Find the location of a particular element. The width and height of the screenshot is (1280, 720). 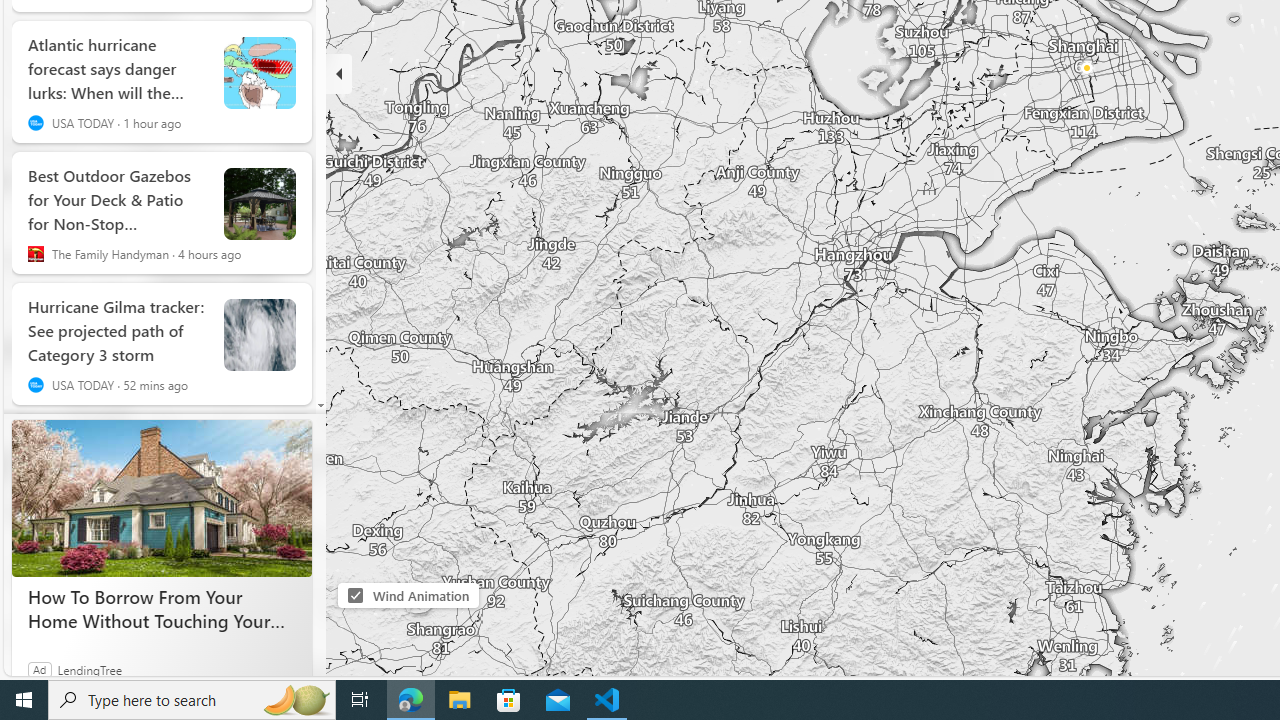

'The Family Handyman' is located at coordinates (35, 253).